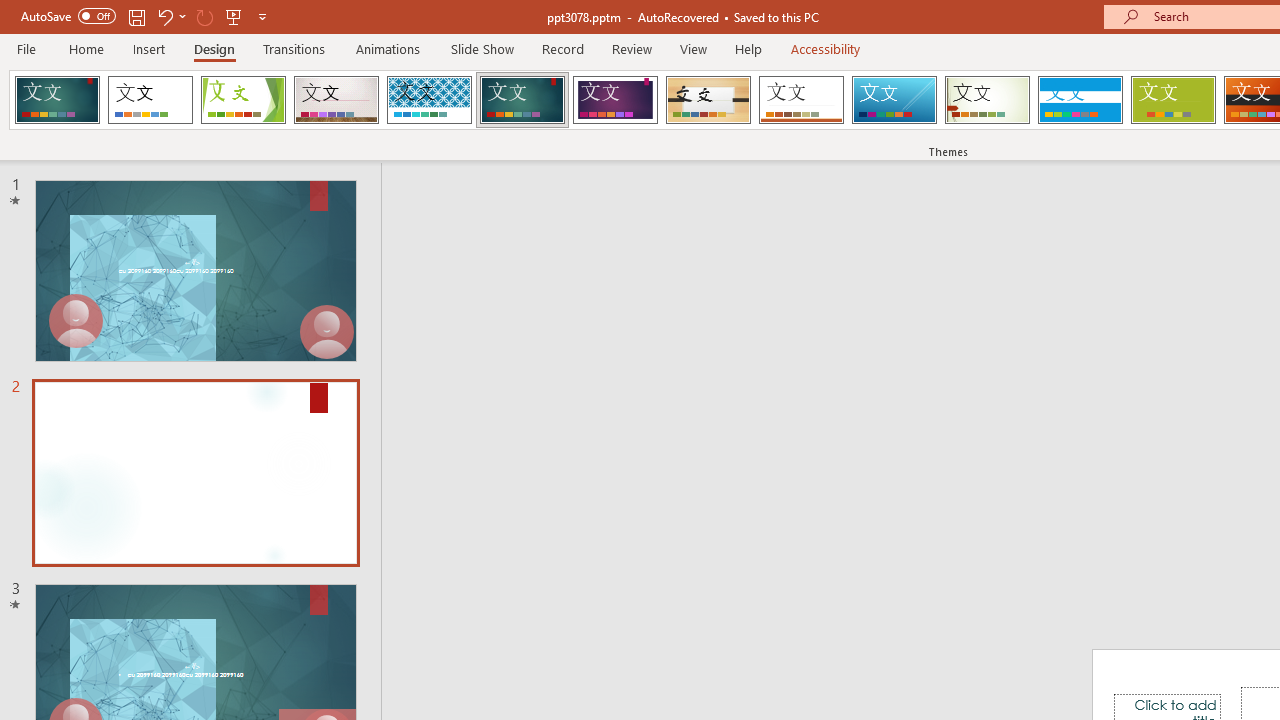  I want to click on 'Office Theme', so click(149, 100).